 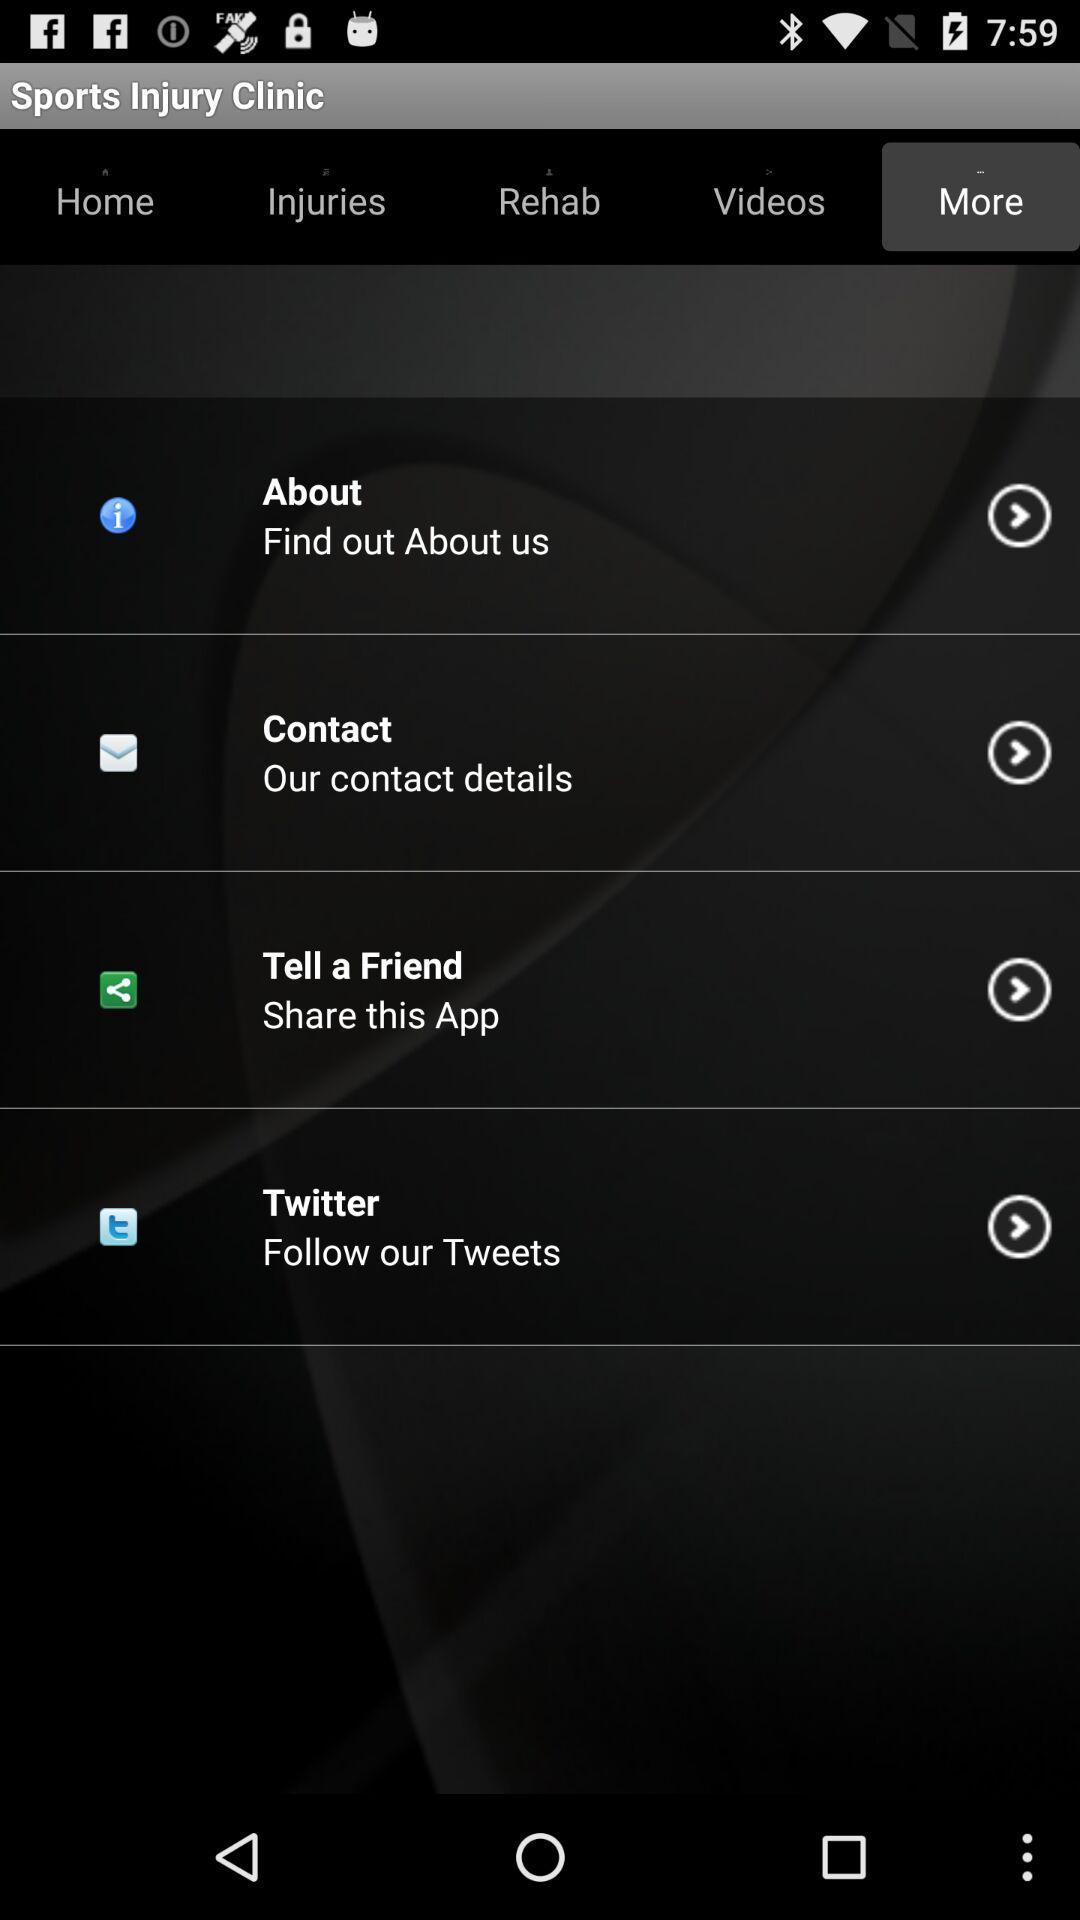 What do you see at coordinates (362, 964) in the screenshot?
I see `tell a friend app` at bounding box center [362, 964].